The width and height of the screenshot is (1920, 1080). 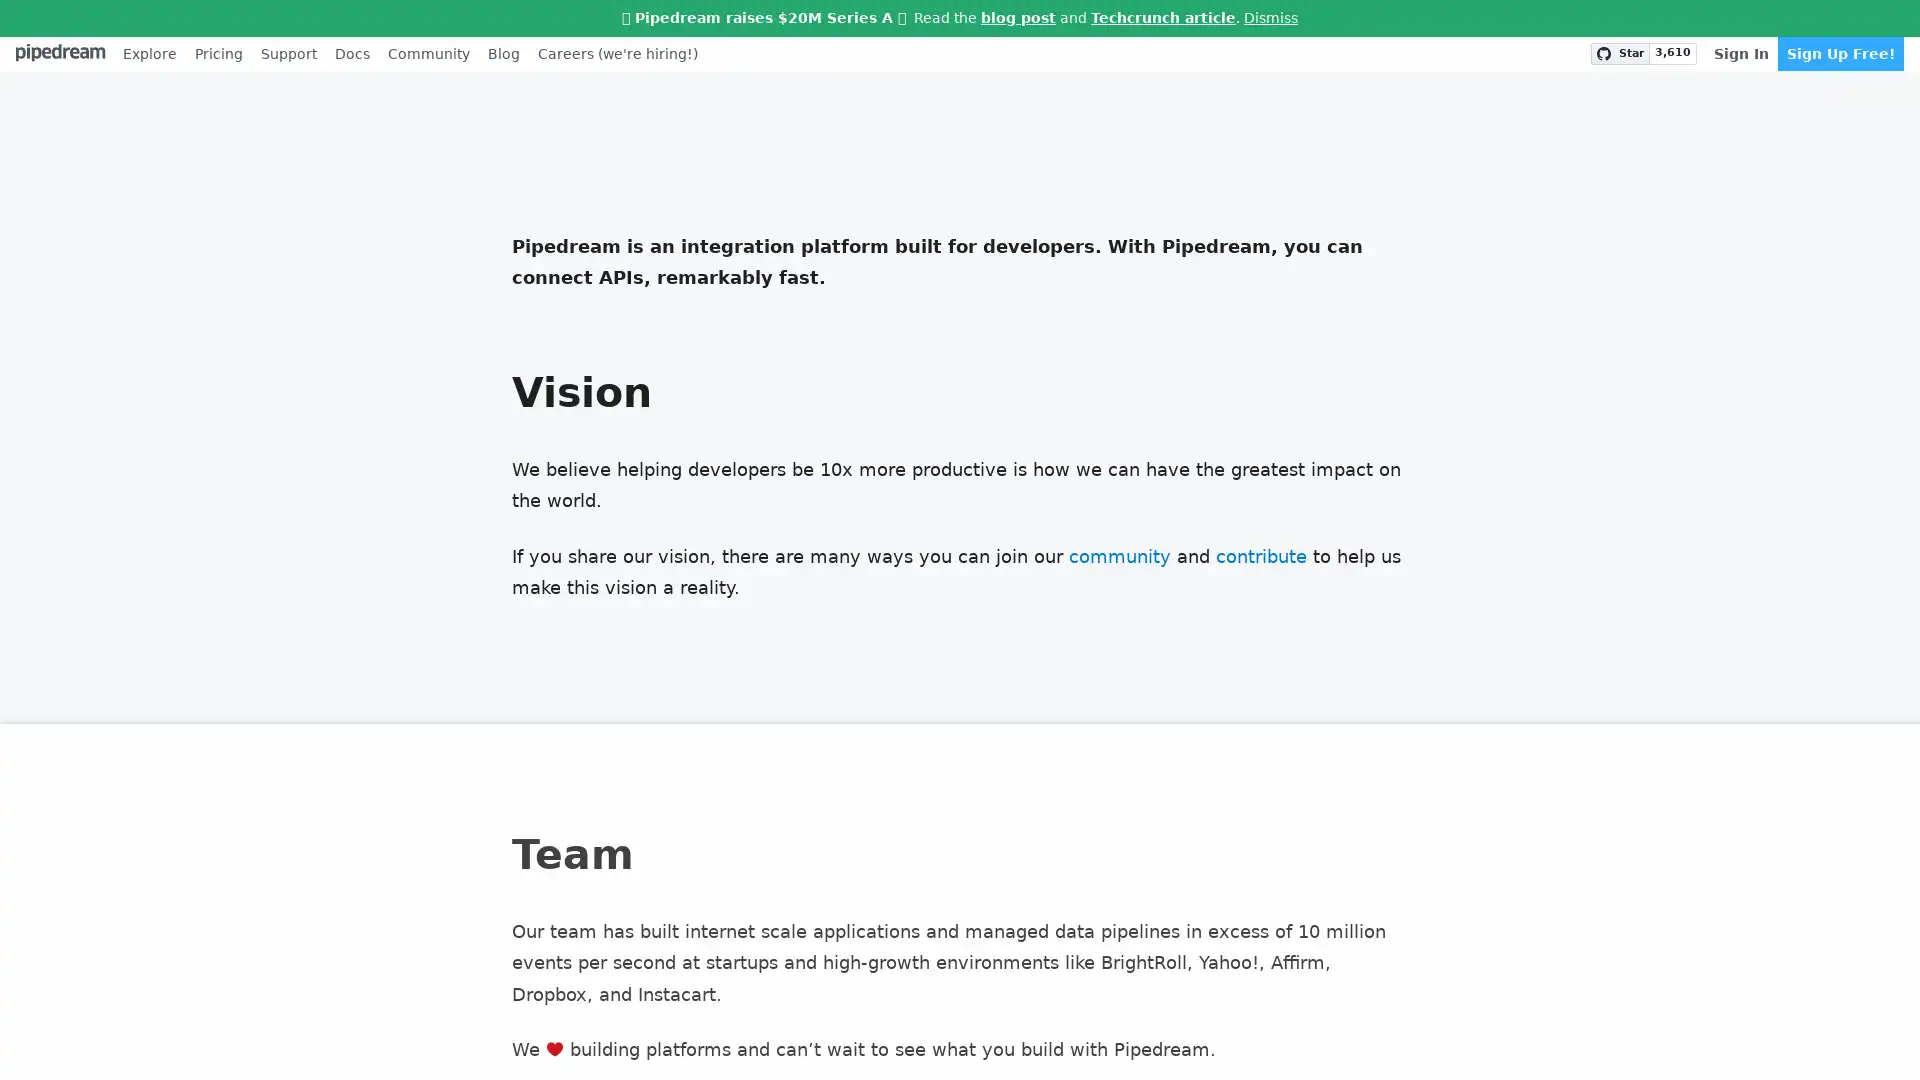 I want to click on Dismiss, so click(x=1270, y=18).